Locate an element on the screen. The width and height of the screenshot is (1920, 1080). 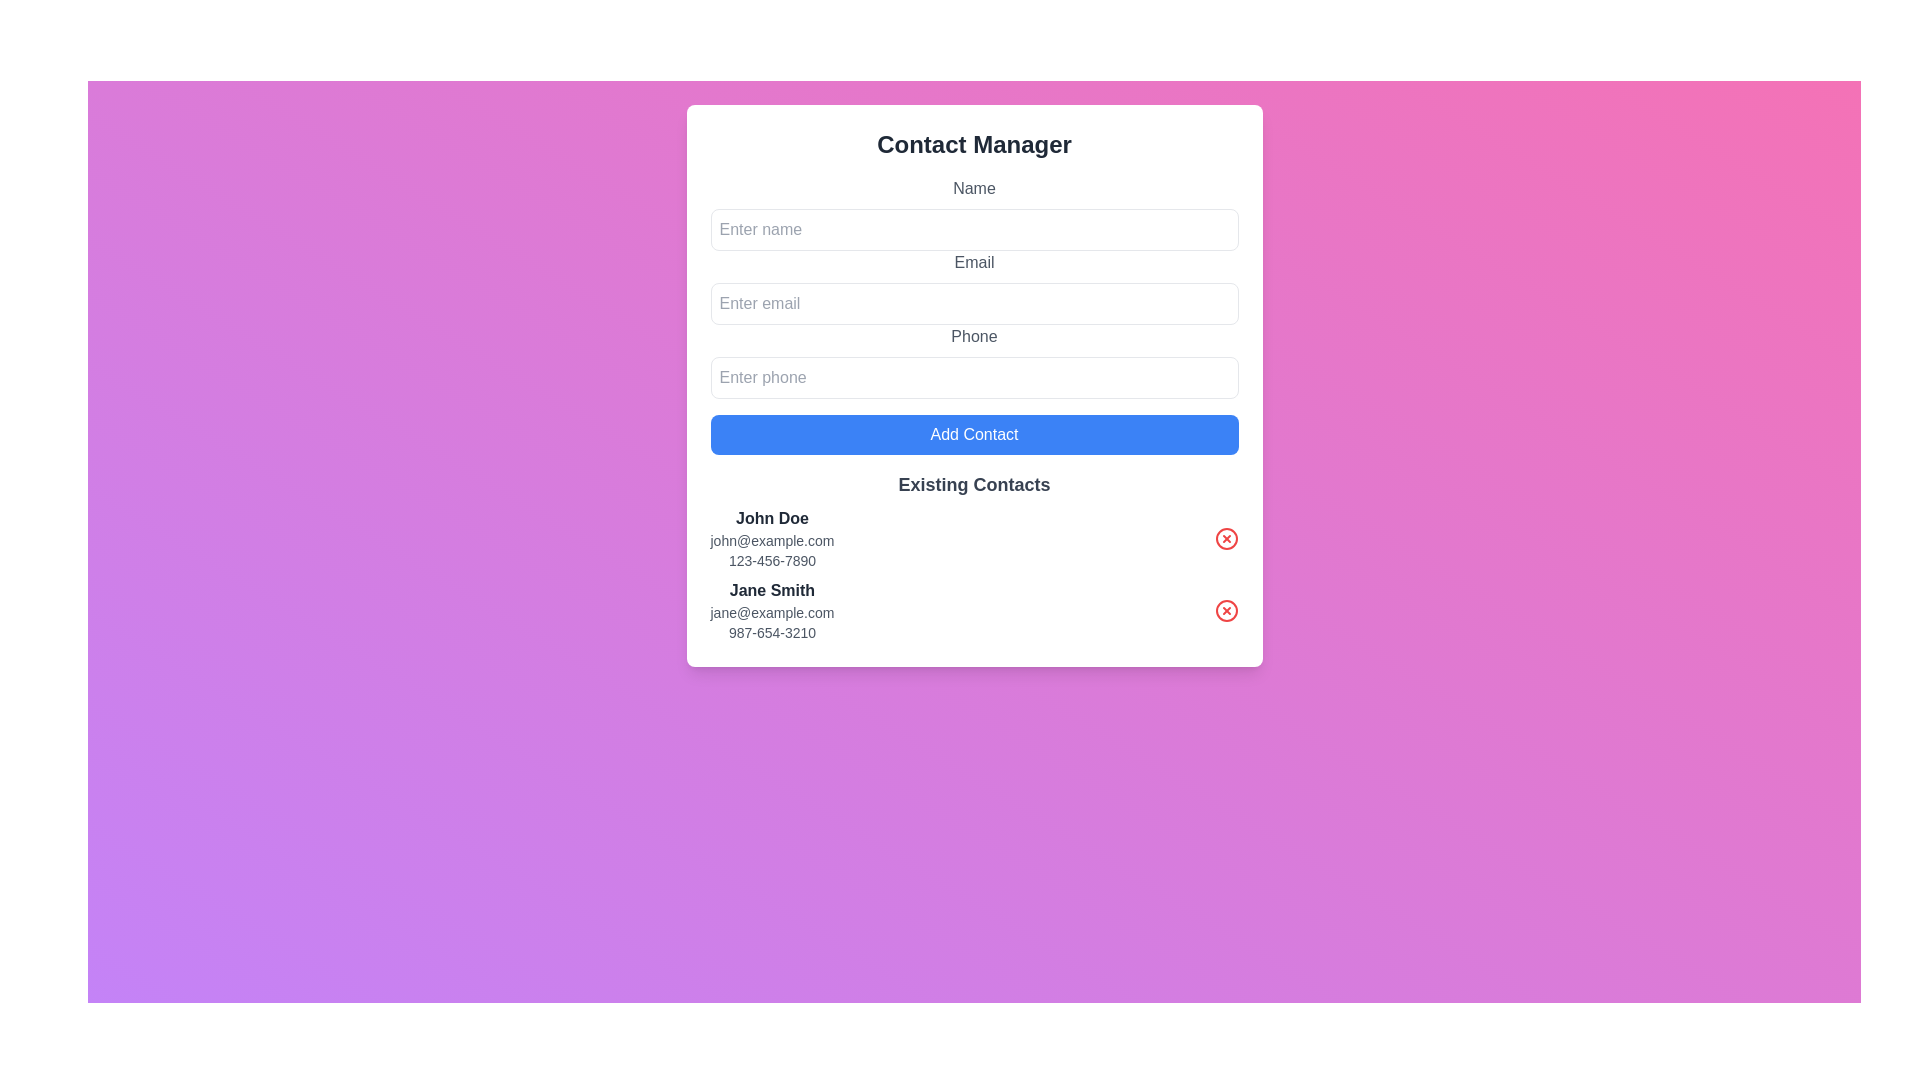
the contact entry for a specific contact located below the 'Existing Contacts' heading, following 'John Doe' is located at coordinates (771, 609).